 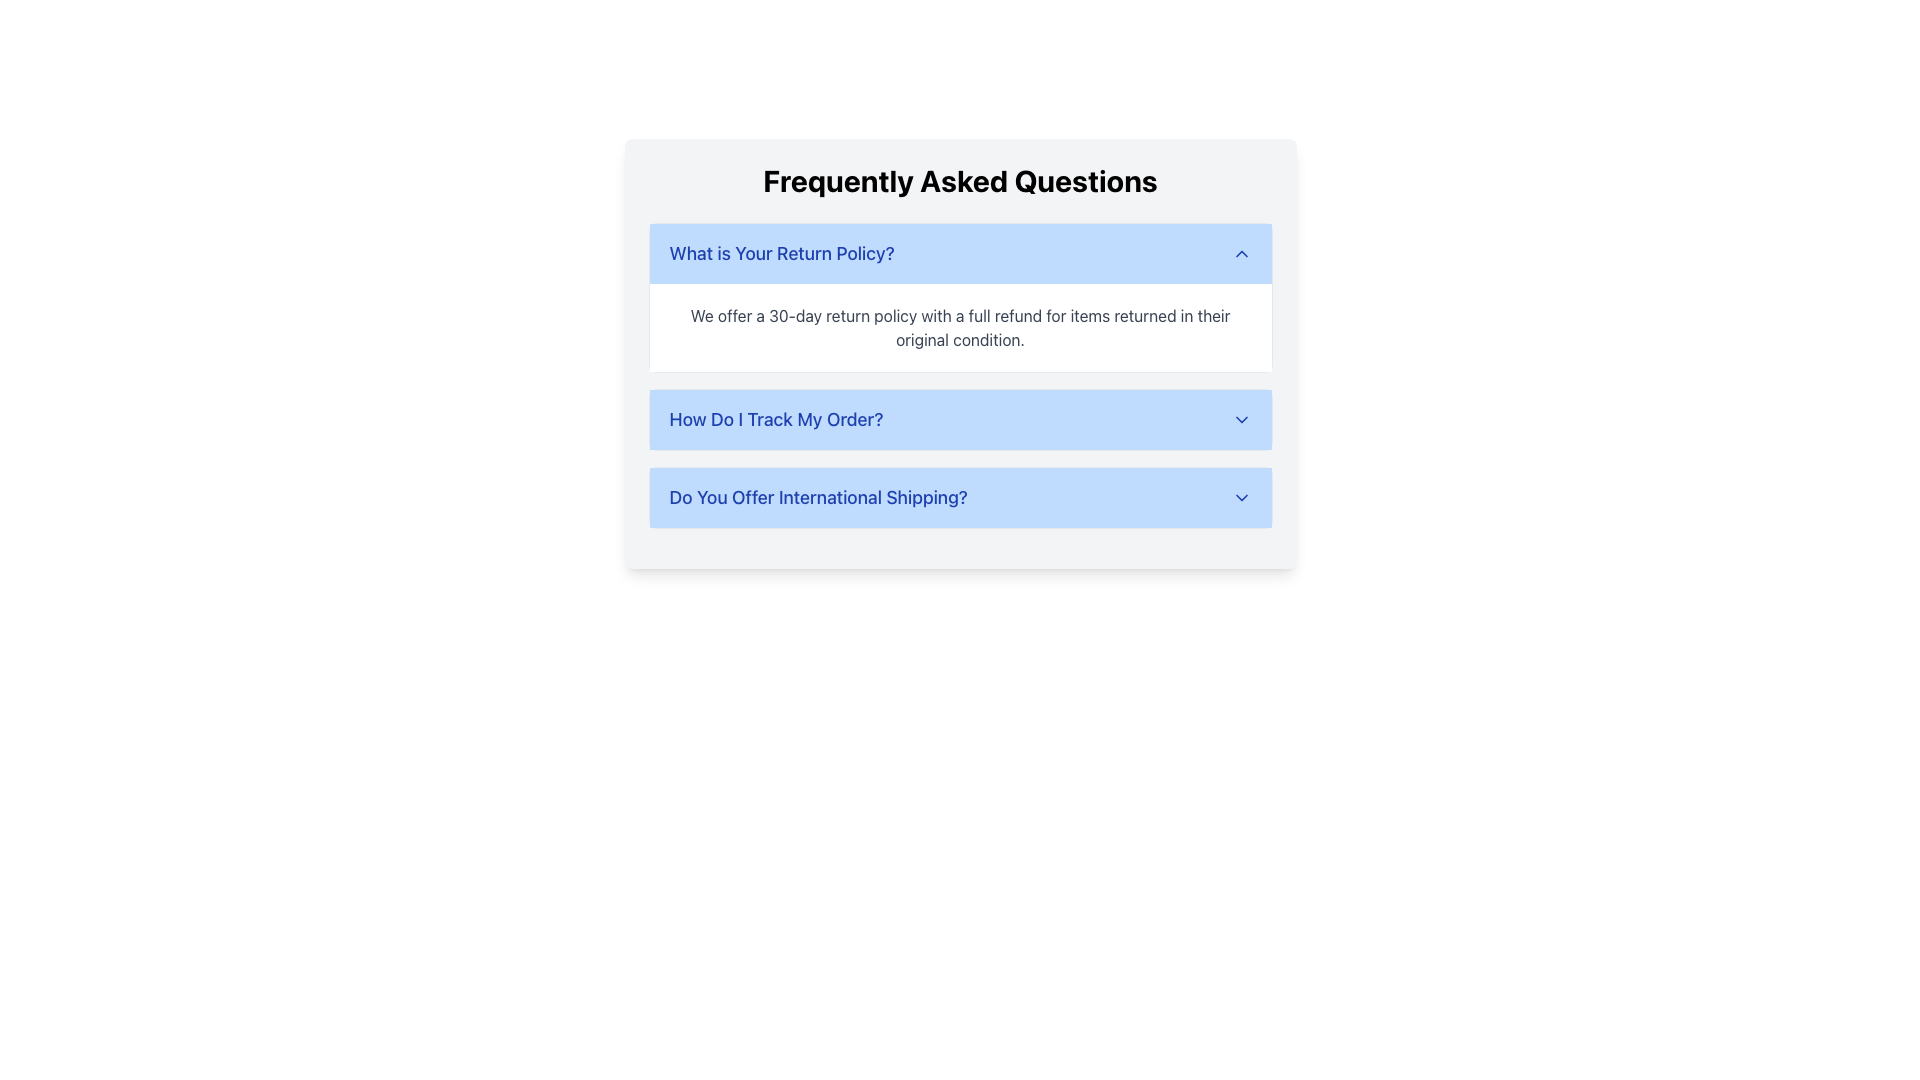 I want to click on the text block displaying 'We offer a 30-day return policy with a full refund for items returned in their original condition.' located below the 'What is Your Return Policy?' section in the FAQ interface, so click(x=960, y=326).